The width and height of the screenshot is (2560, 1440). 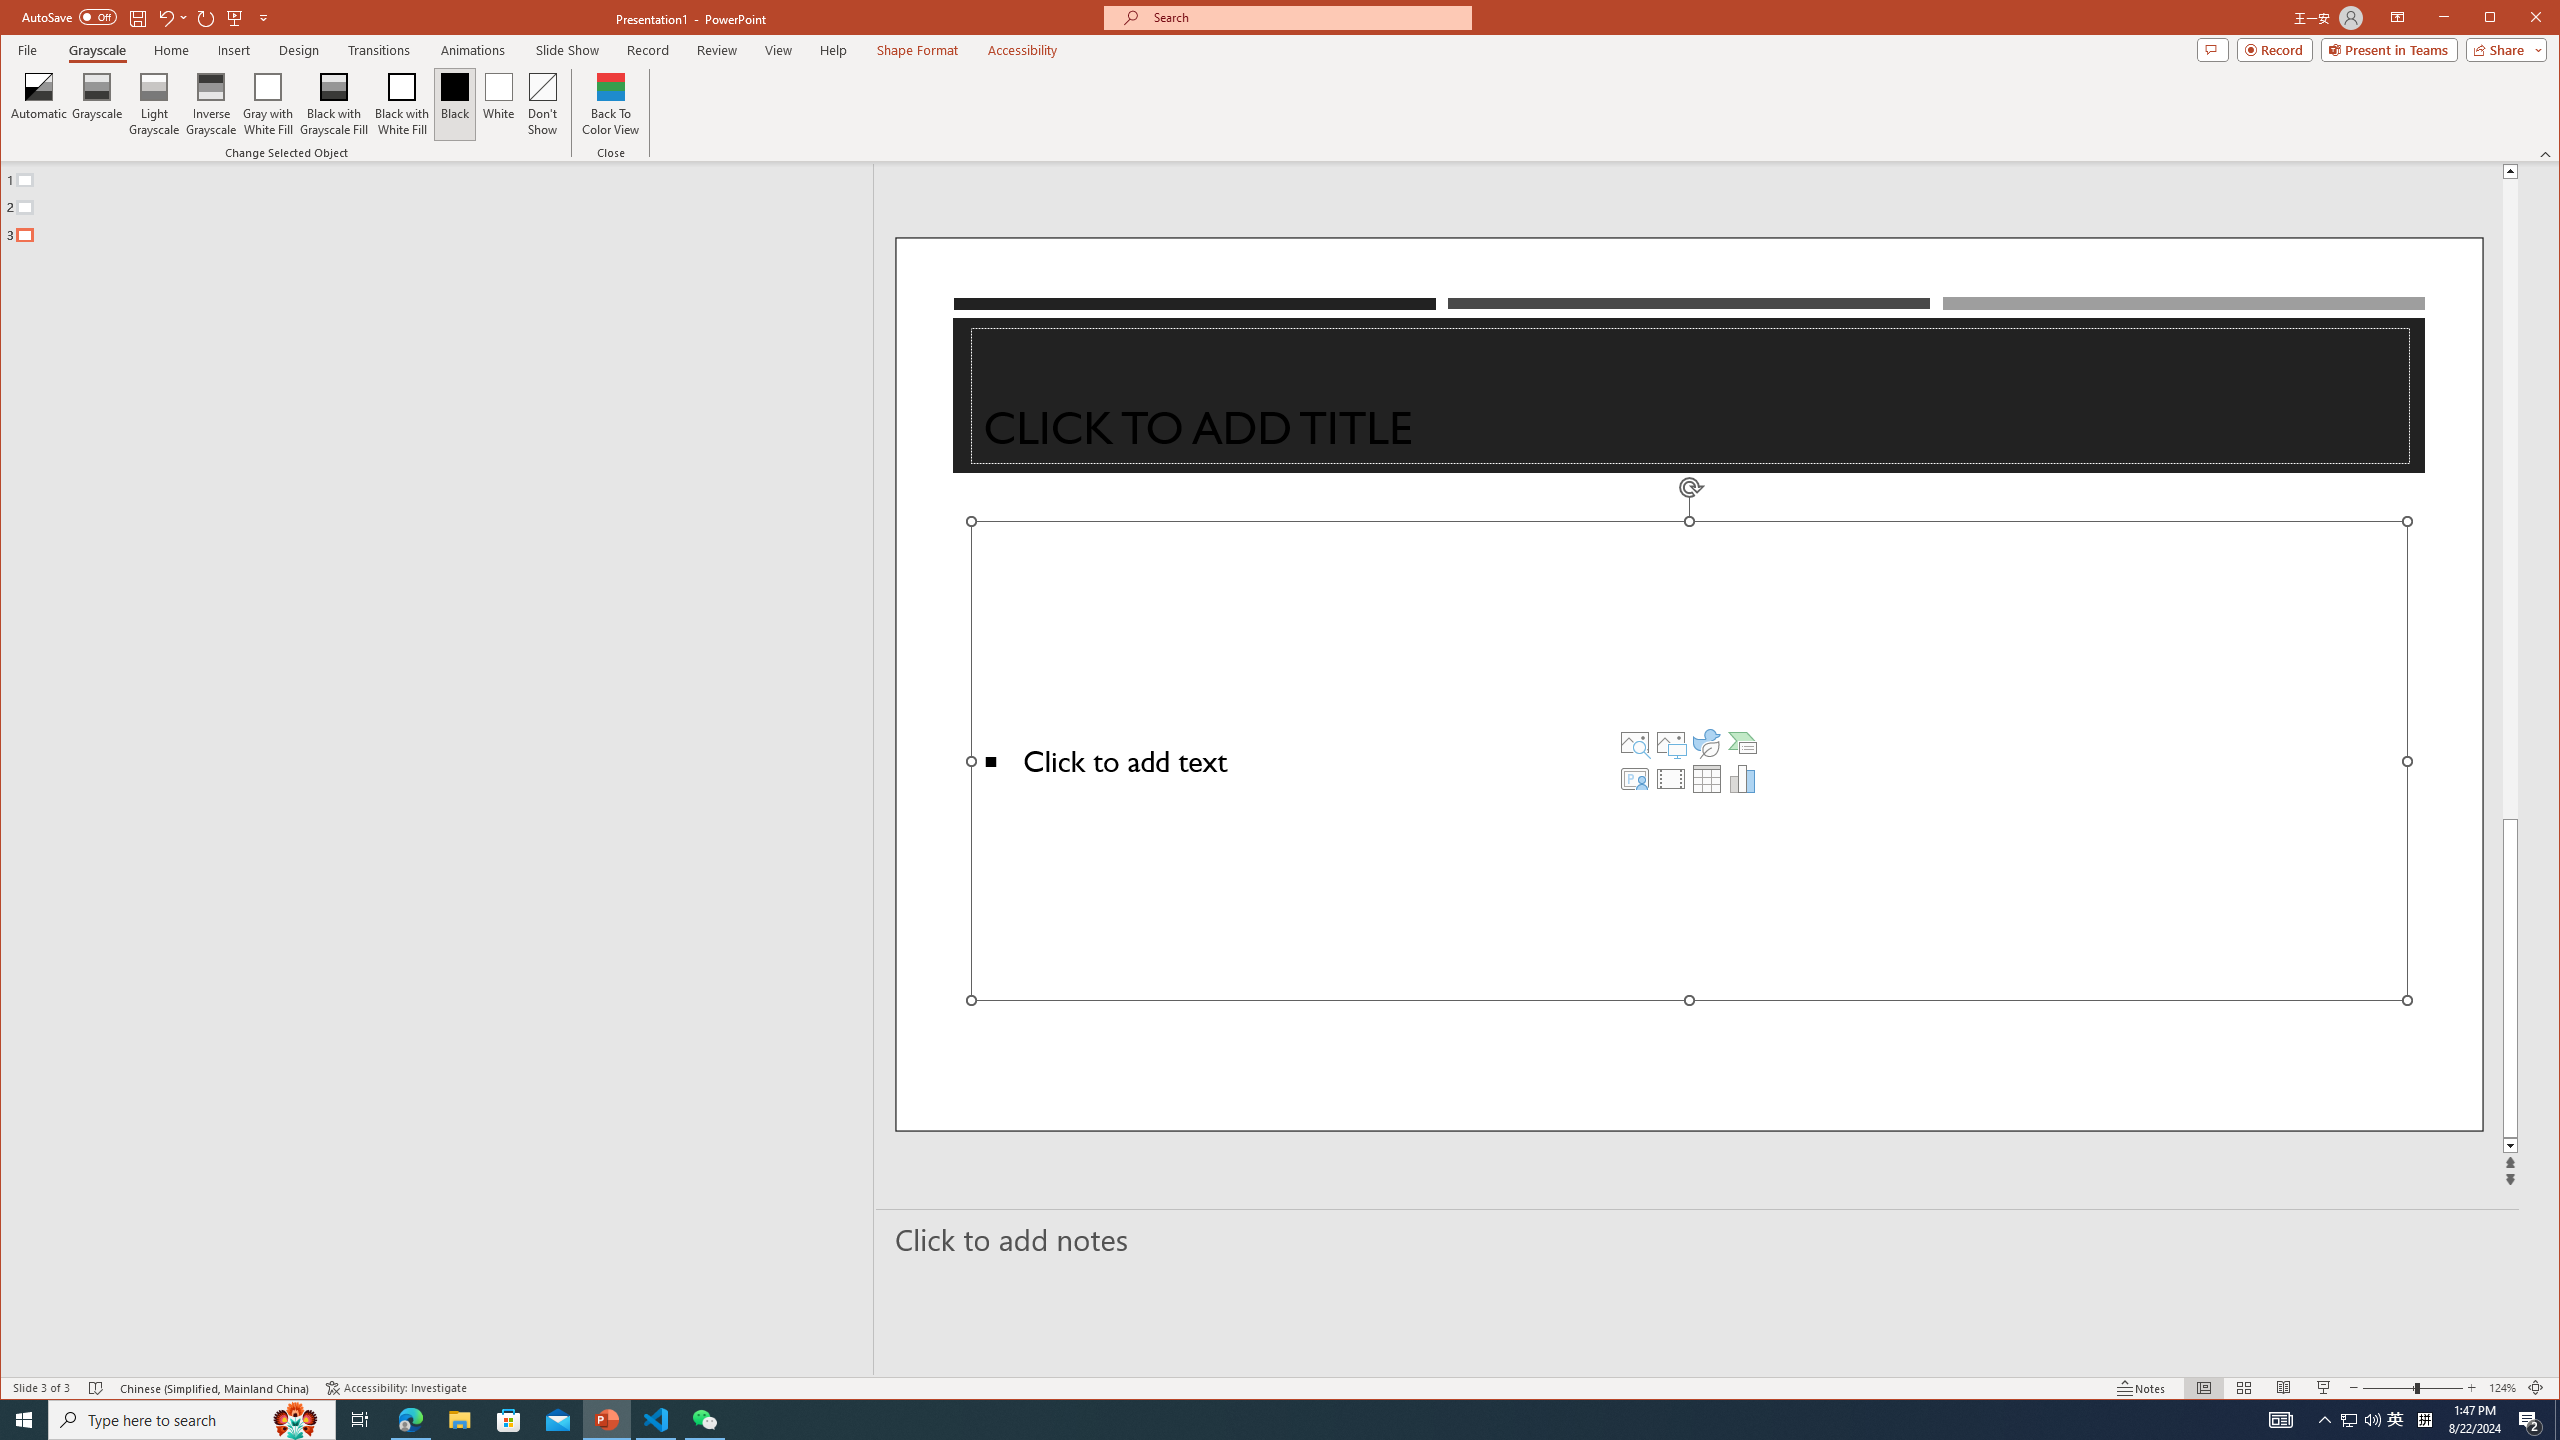 I want to click on 'Home', so click(x=171, y=49).